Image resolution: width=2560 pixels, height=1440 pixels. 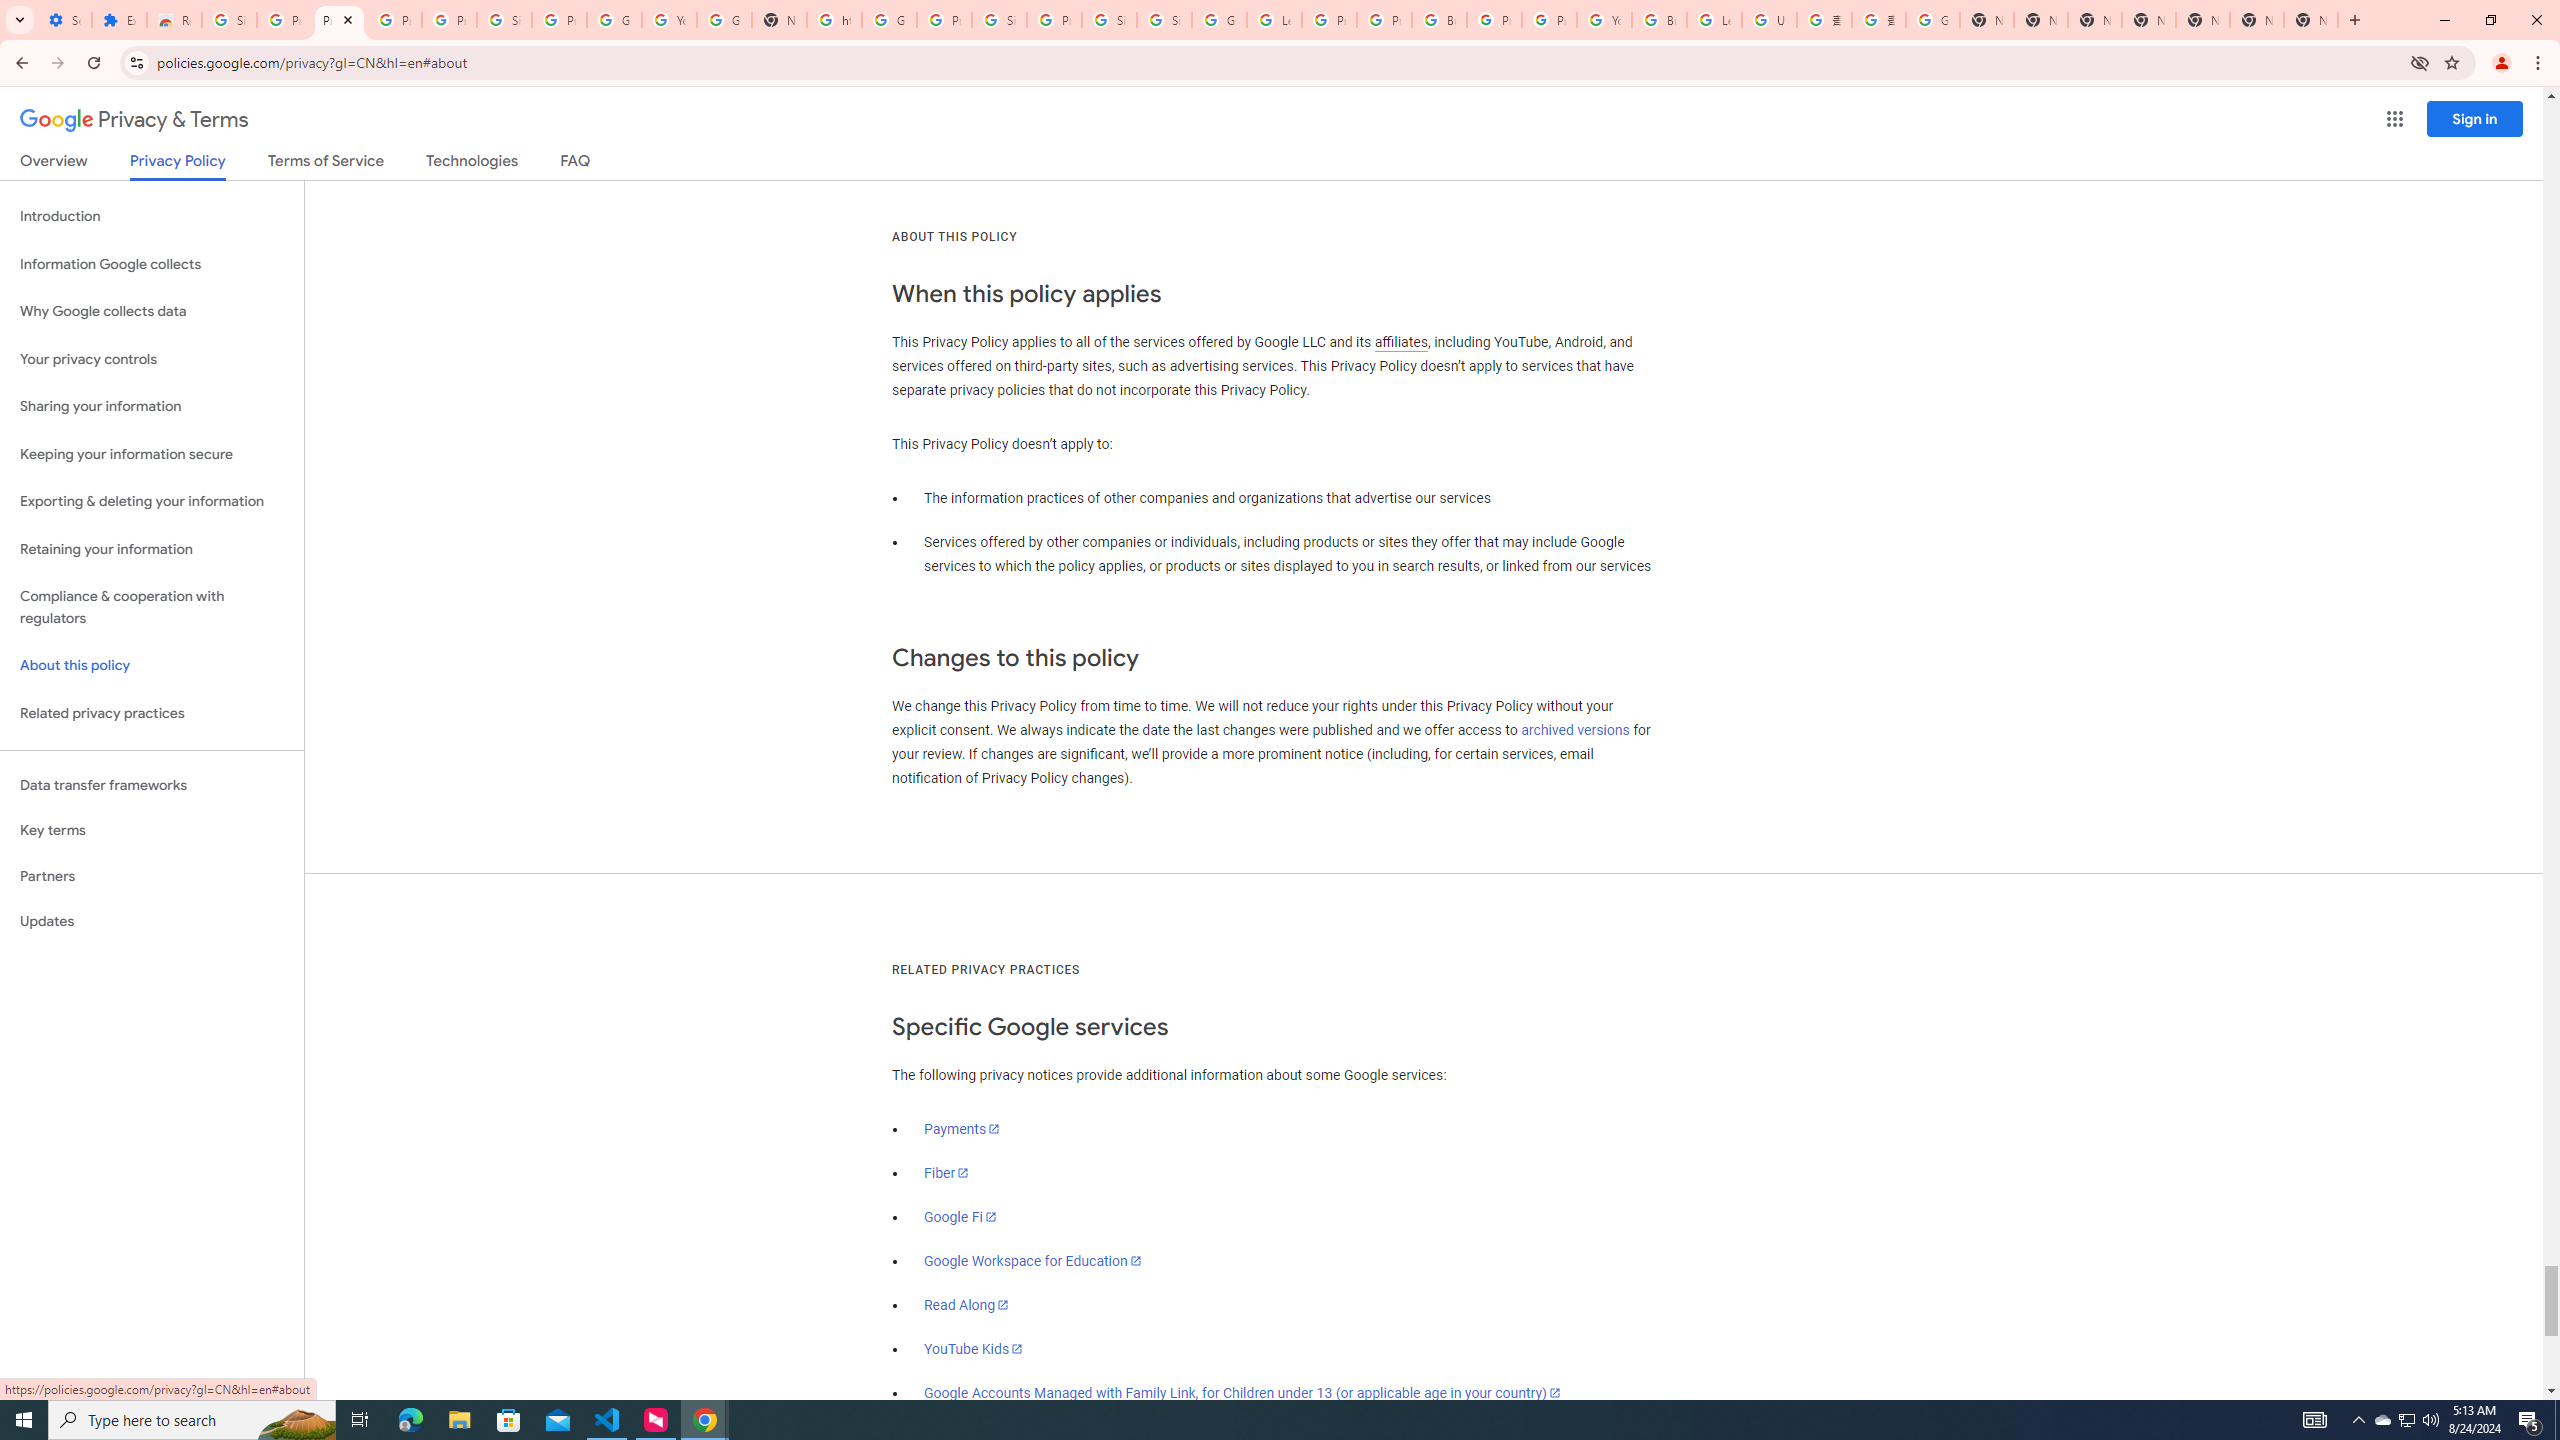 I want to click on 'https://scholar.google.com/', so click(x=833, y=19).